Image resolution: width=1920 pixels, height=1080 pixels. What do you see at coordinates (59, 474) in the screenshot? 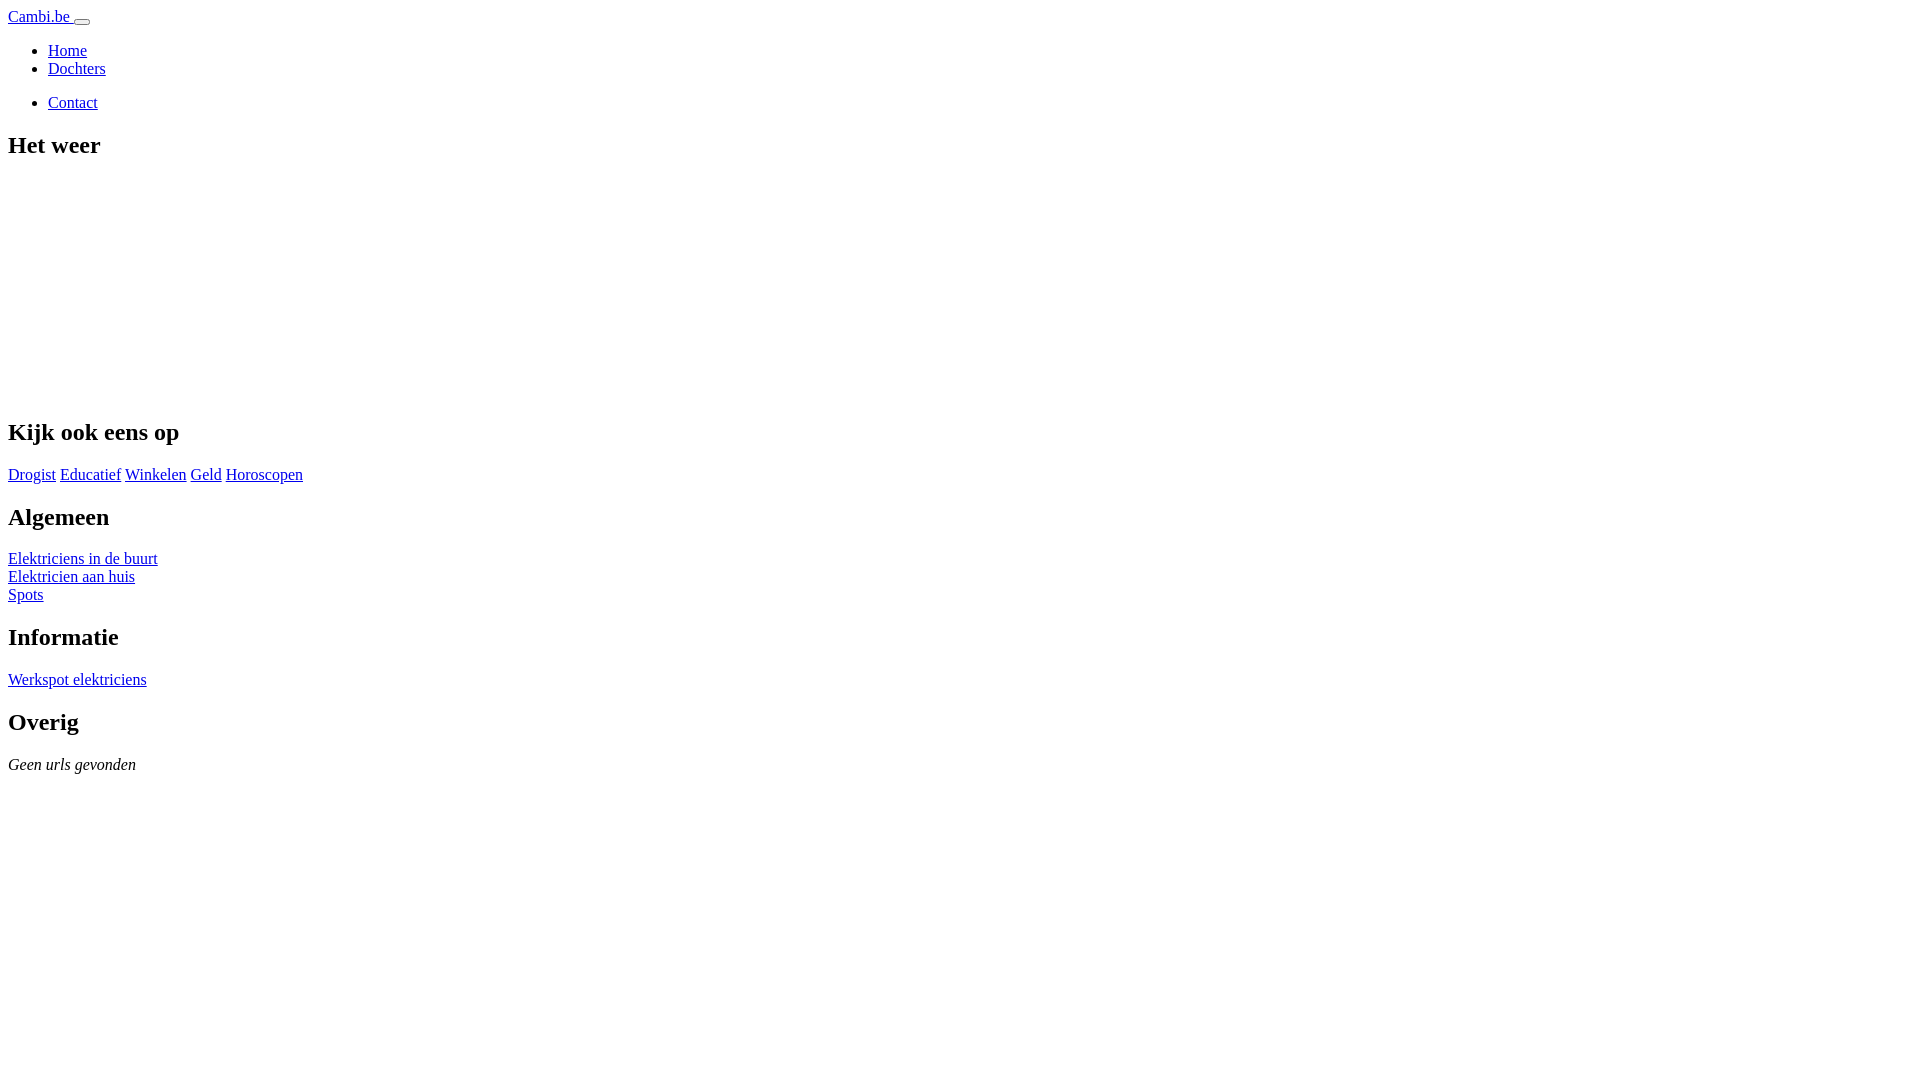
I see `'Educatief'` at bounding box center [59, 474].